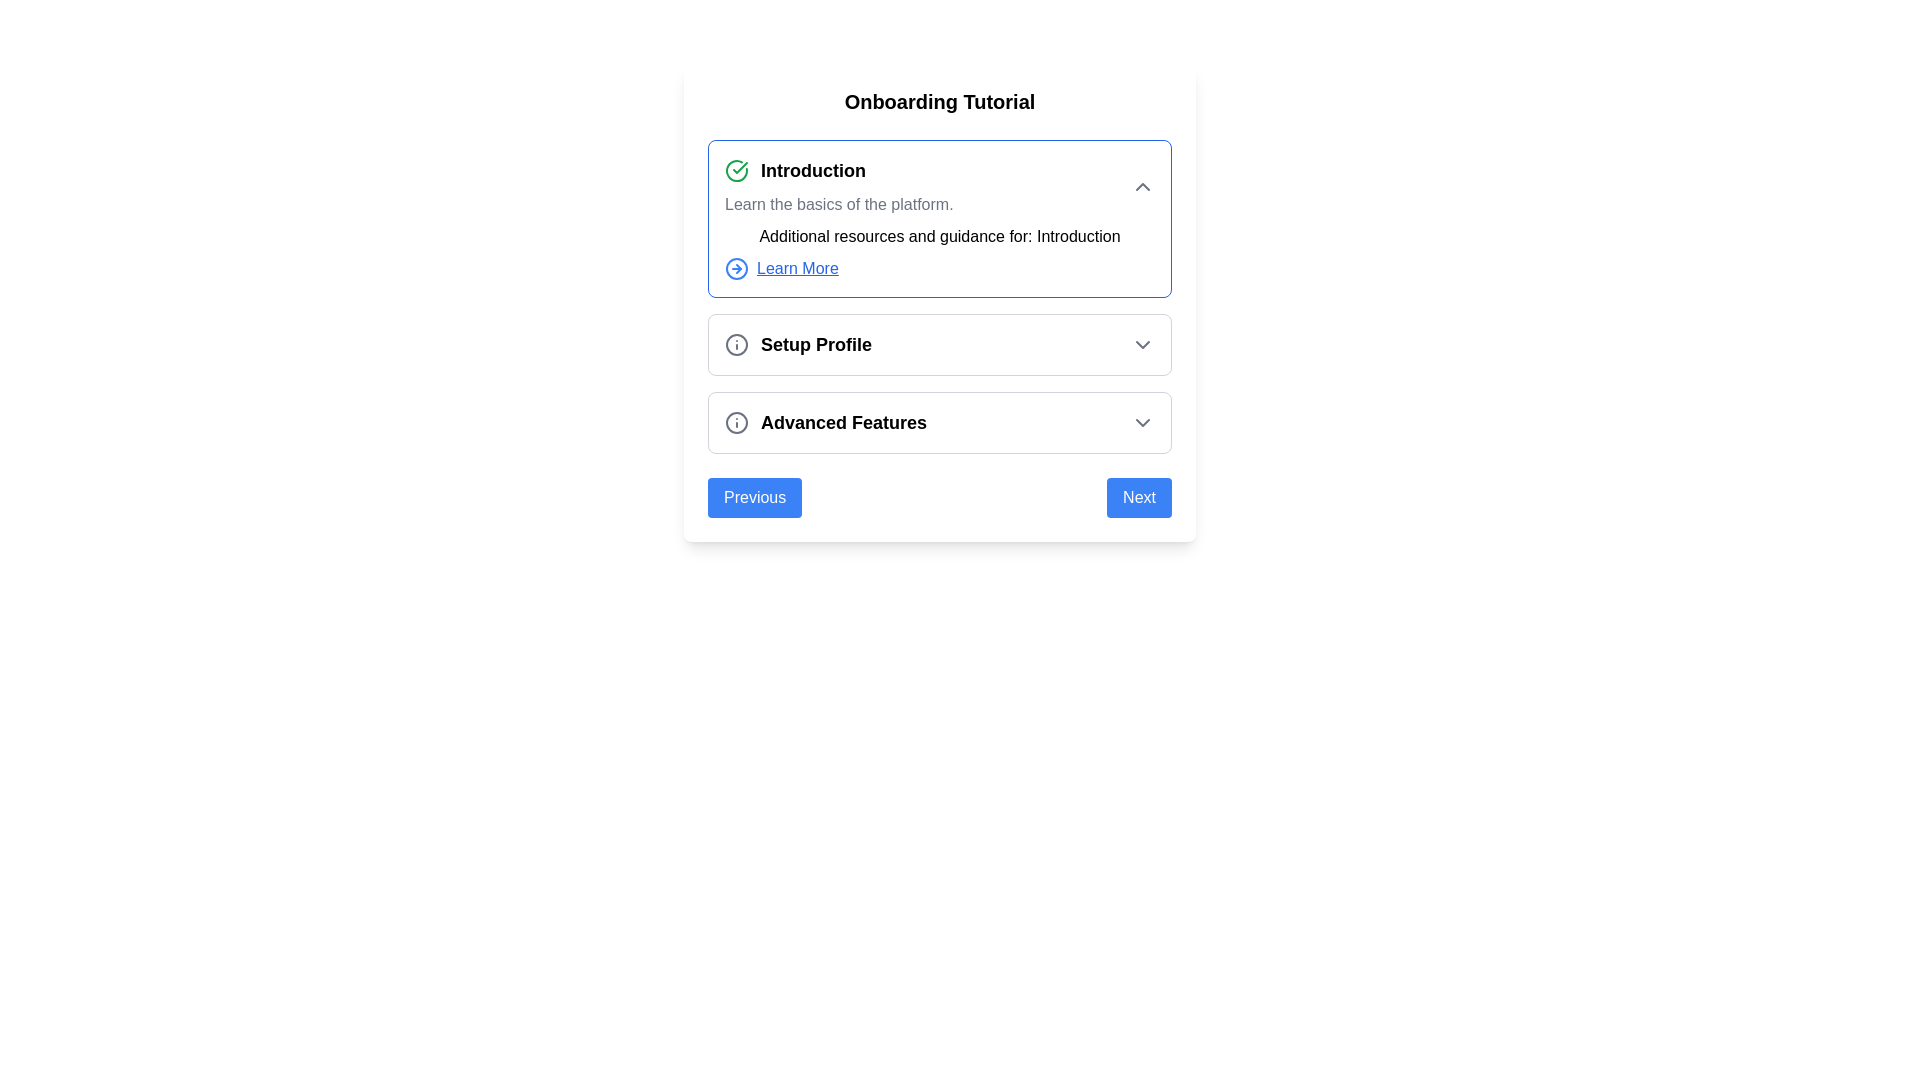 The width and height of the screenshot is (1920, 1080). I want to click on the collapsible icon in the section titled 'Introduction' to expand or collapse the additional panel containing resources and guidance, so click(939, 297).